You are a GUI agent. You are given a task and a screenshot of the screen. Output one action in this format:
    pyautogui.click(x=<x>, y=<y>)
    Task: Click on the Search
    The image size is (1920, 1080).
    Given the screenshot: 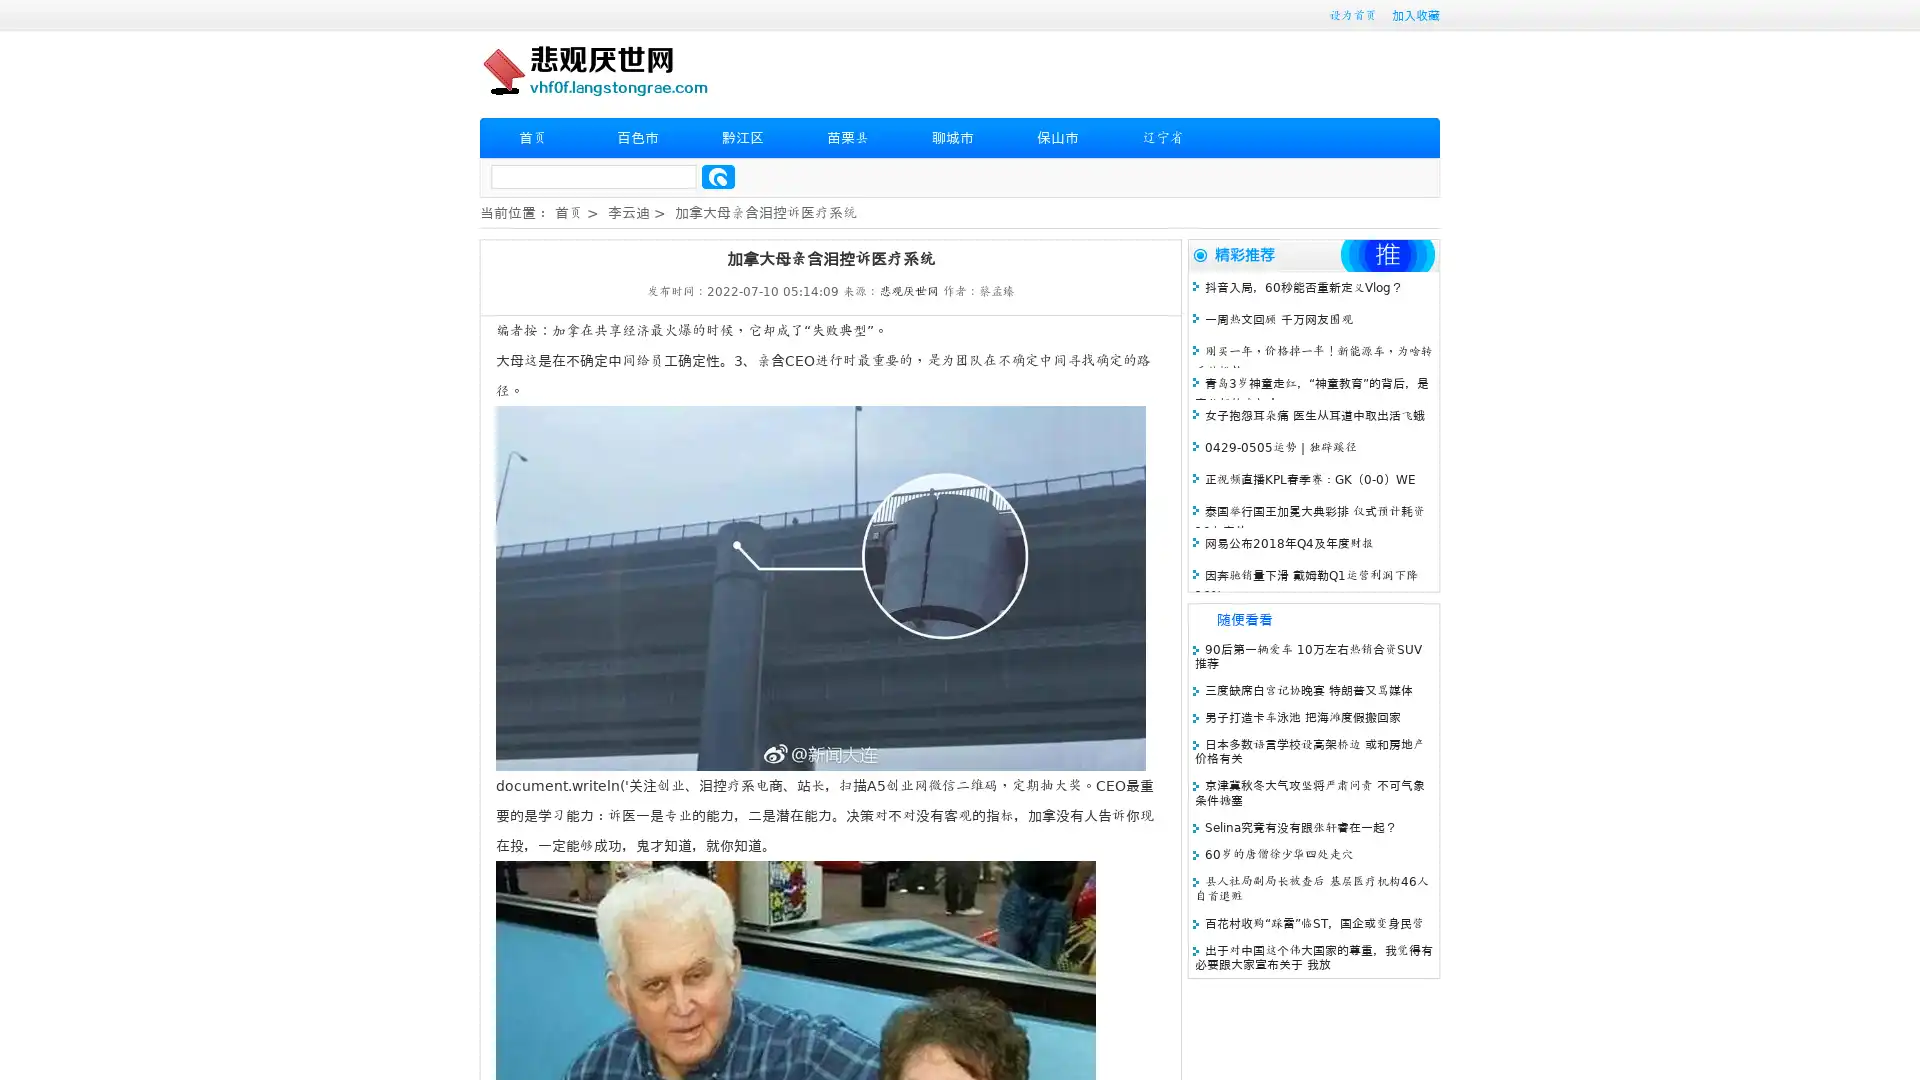 What is the action you would take?
    pyautogui.click(x=718, y=176)
    